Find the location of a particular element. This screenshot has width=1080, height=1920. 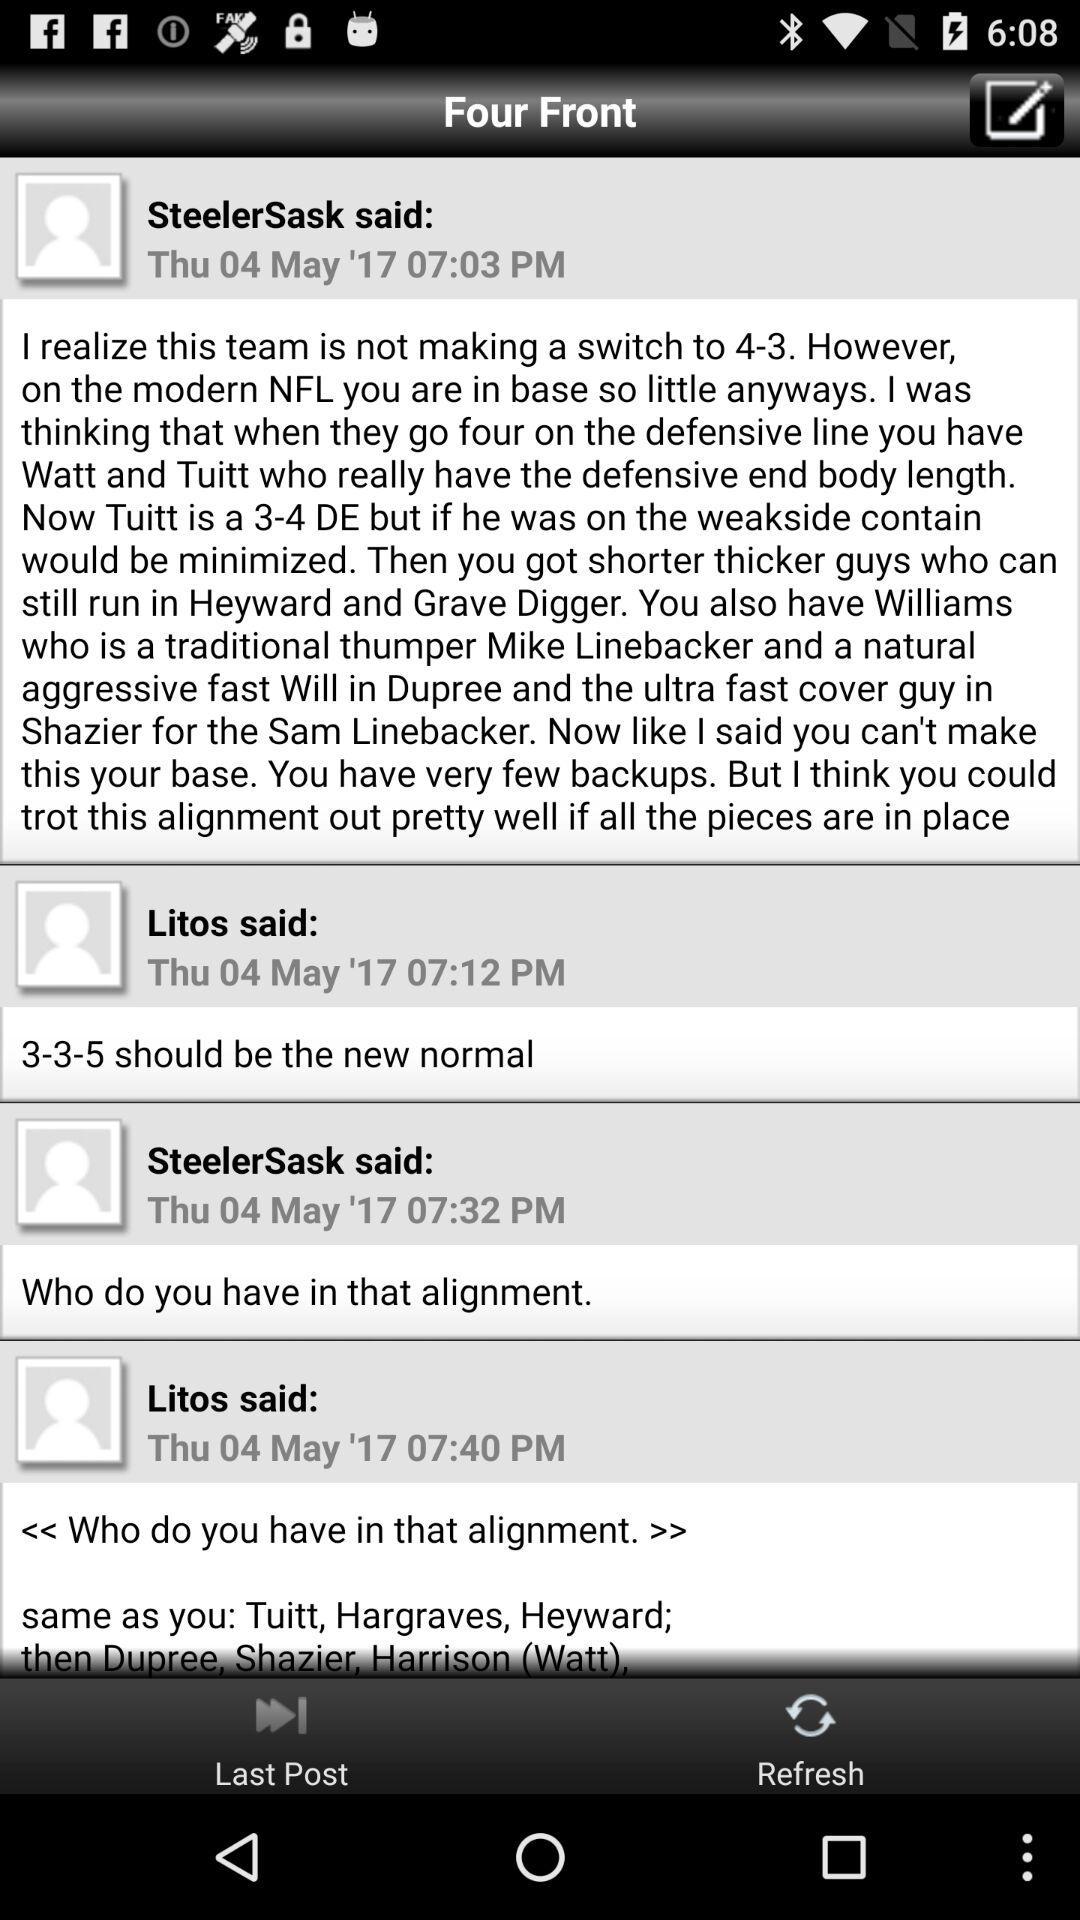

user info is located at coordinates (72, 938).